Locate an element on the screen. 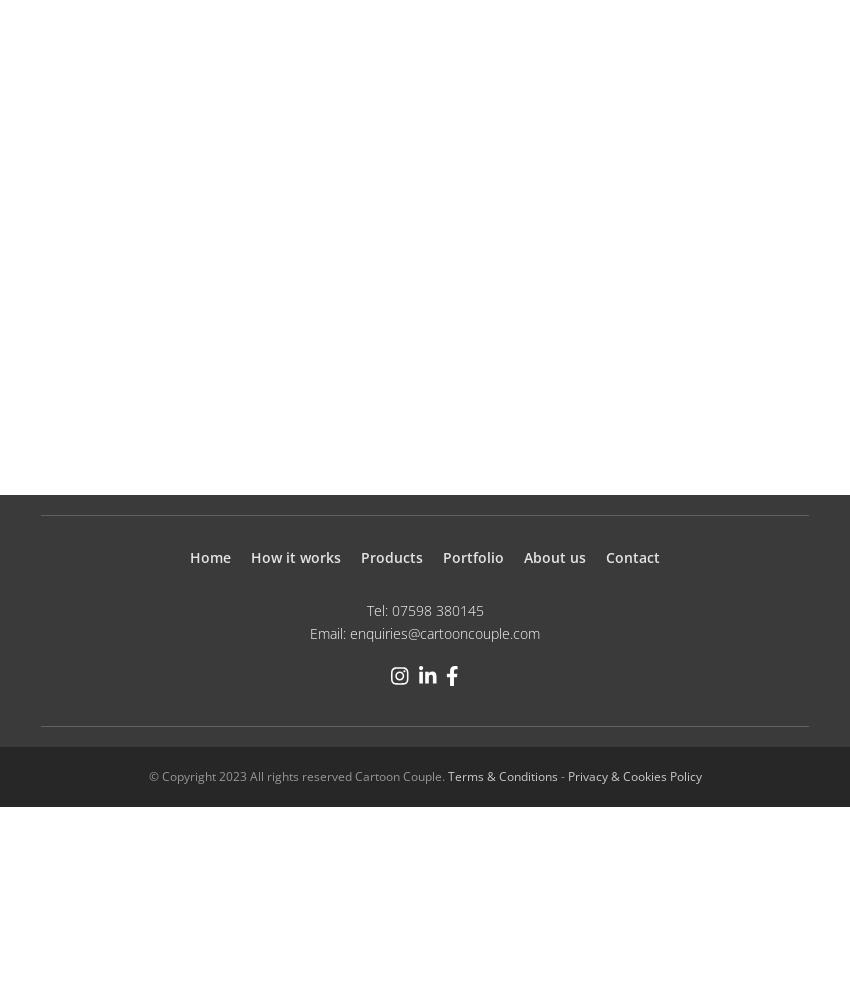 Image resolution: width=850 pixels, height=1000 pixels. 'Email:' is located at coordinates (329, 632).